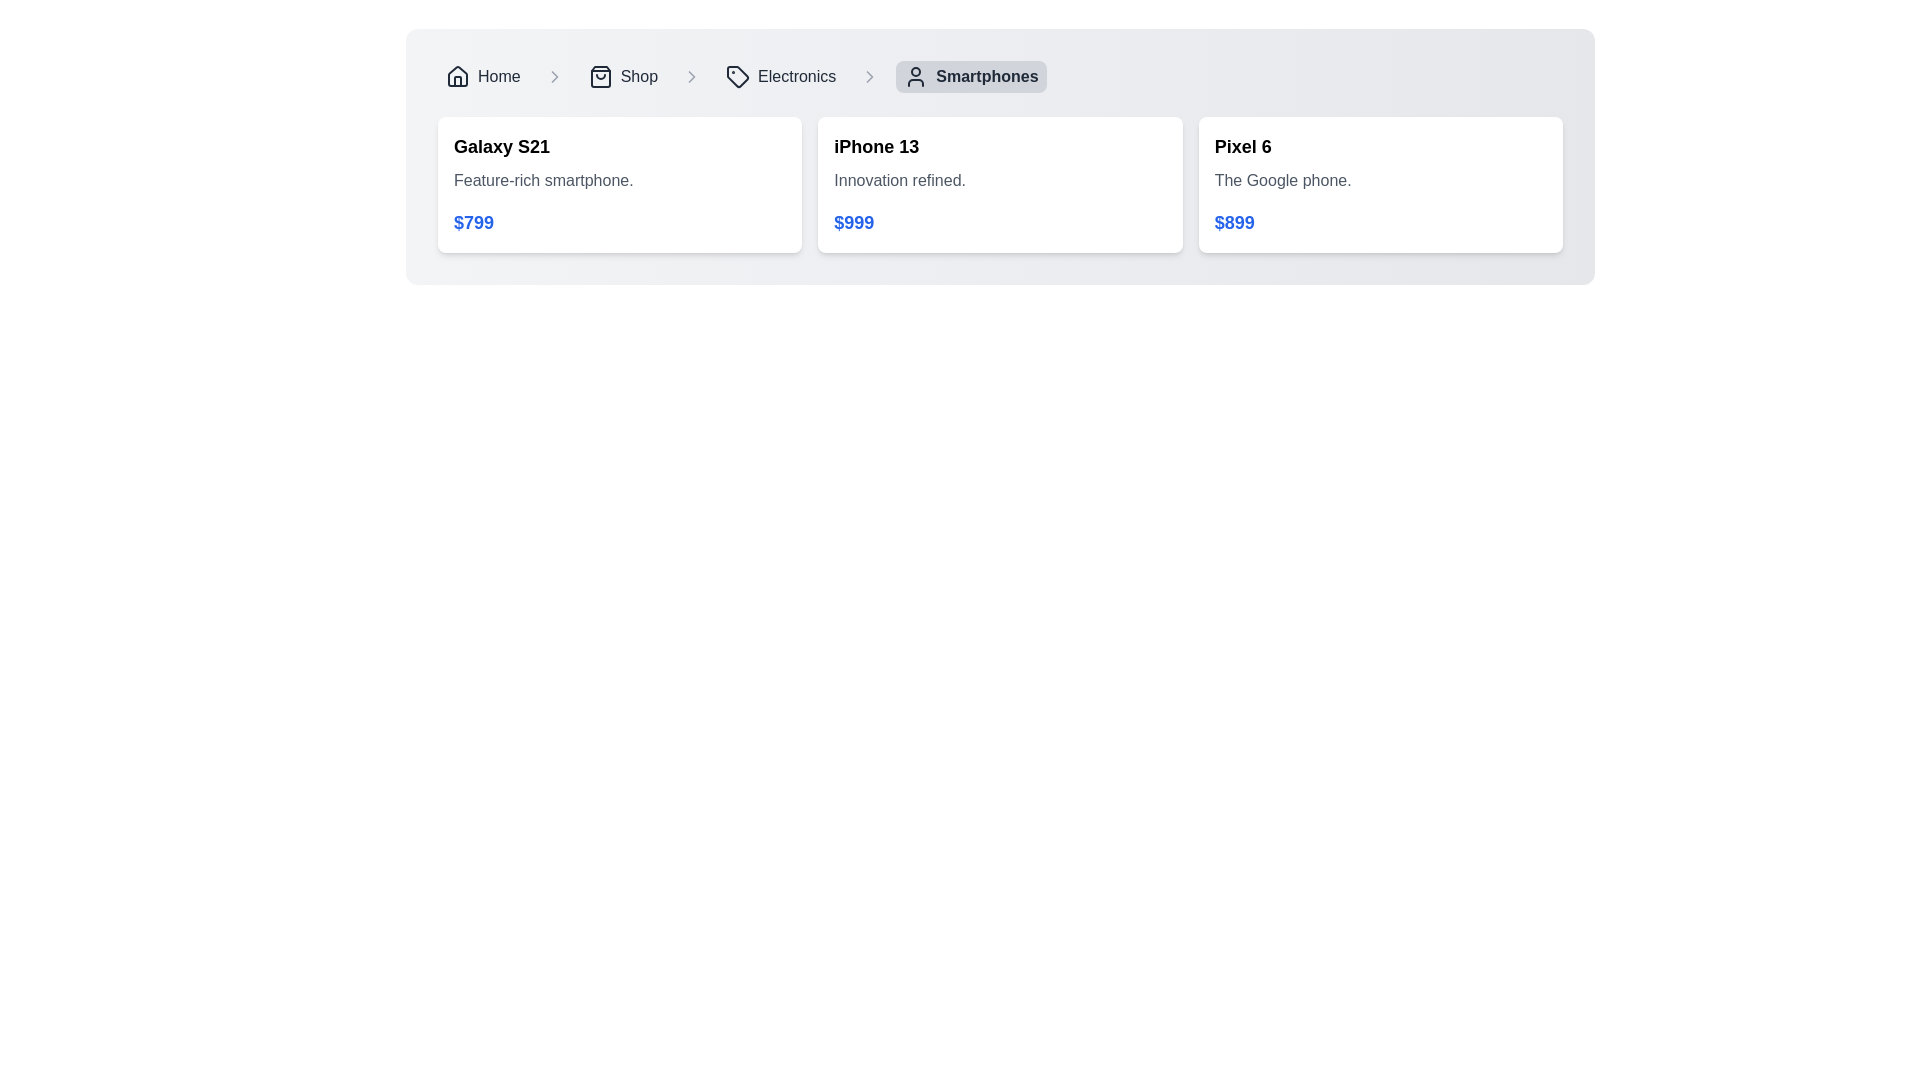 This screenshot has height=1080, width=1920. I want to click on the Information Card displaying 'iPhone 13', which is the second card in a horizontal list of three cards, with a white background and shadowing, so click(1000, 185).